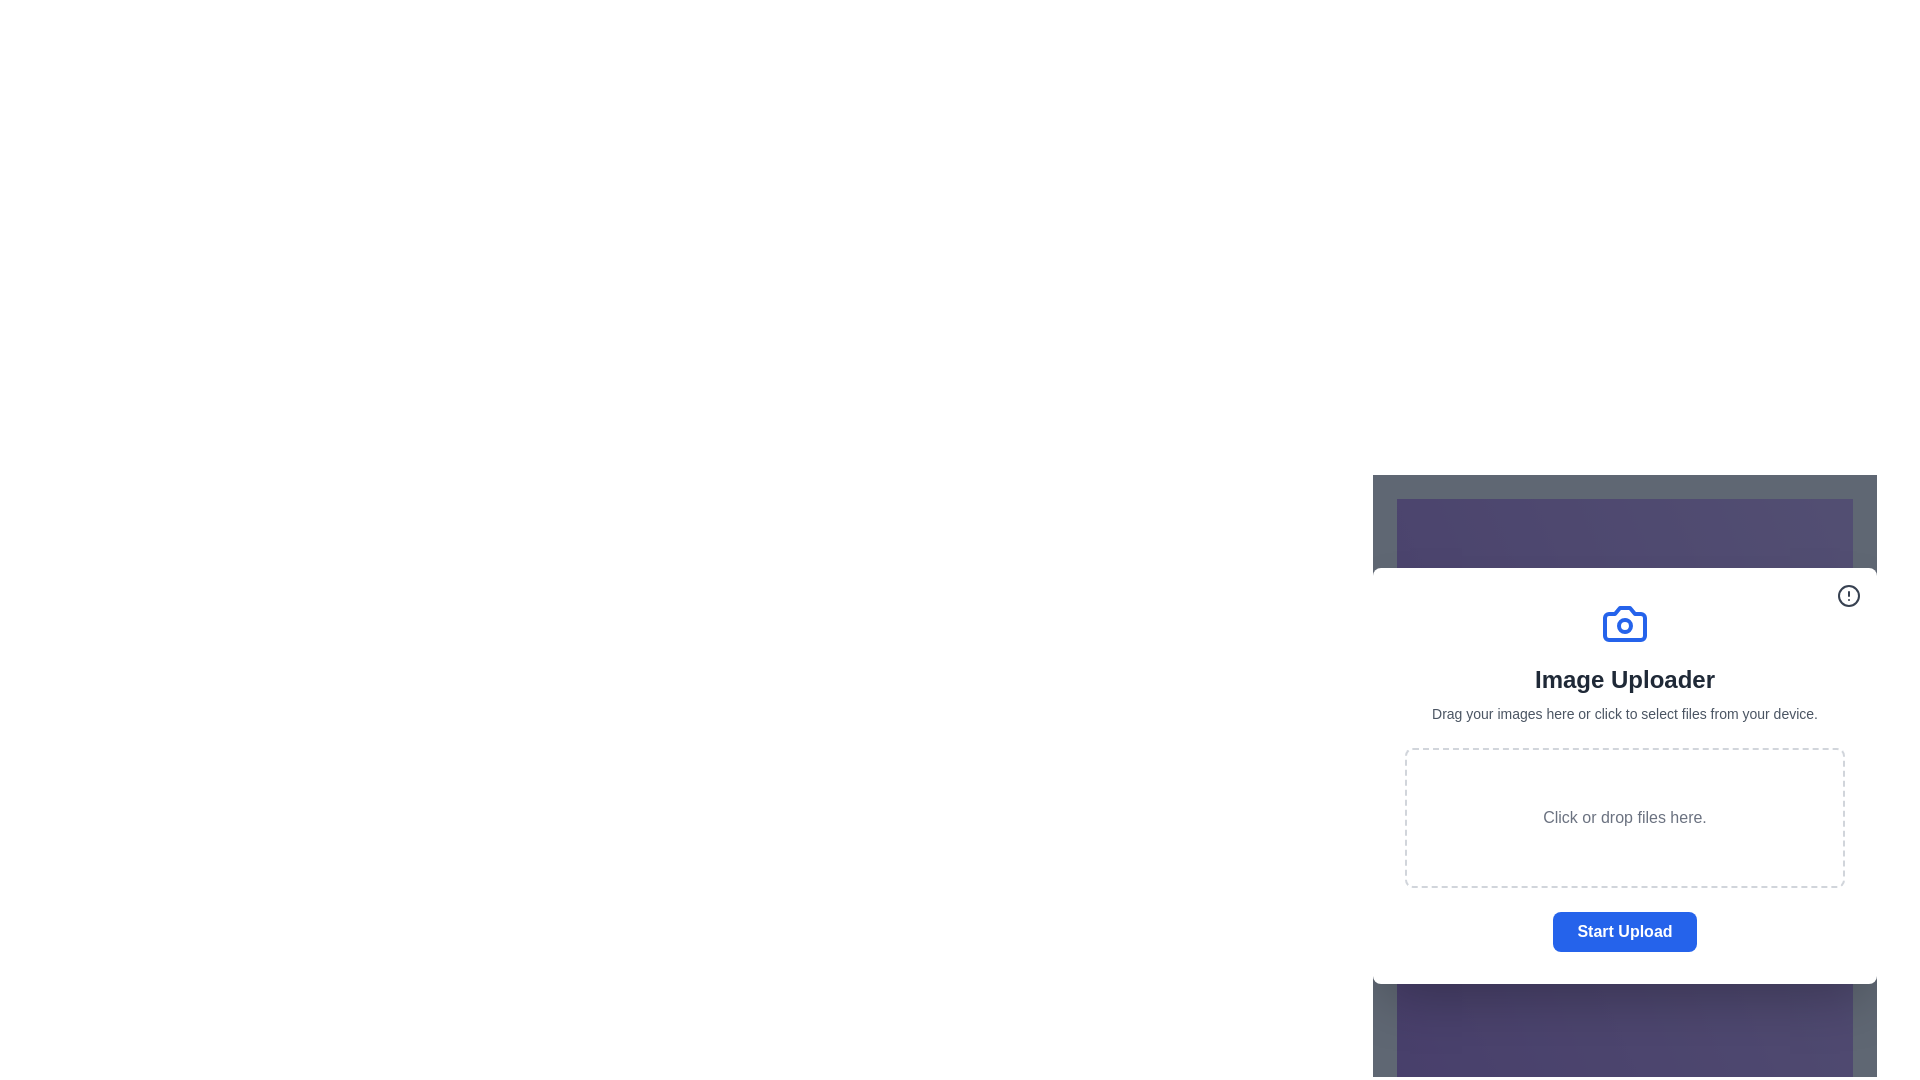 The height and width of the screenshot is (1080, 1920). Describe the element at coordinates (1625, 623) in the screenshot. I see `the Decorative Icon located in the top-center of the modal above the title 'Image Uploader'` at that location.